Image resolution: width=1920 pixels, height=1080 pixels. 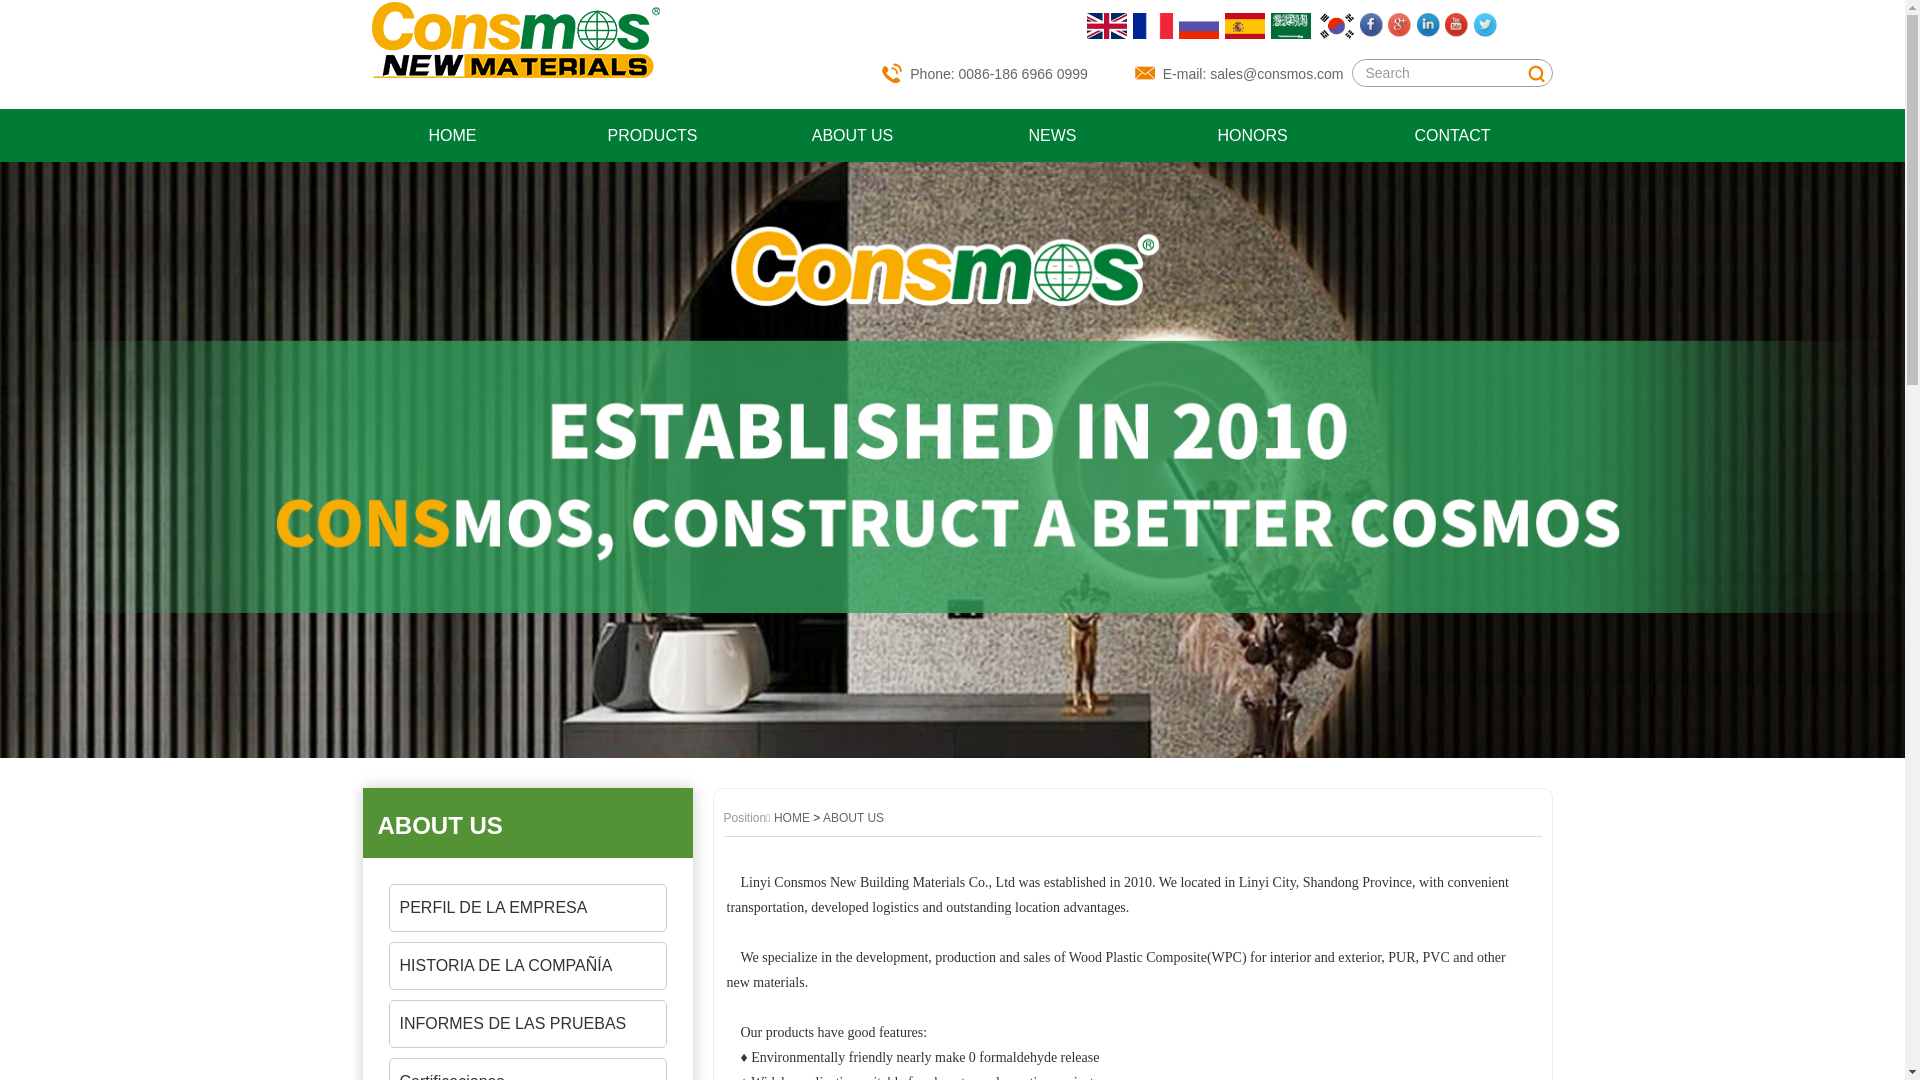 I want to click on 'CONTACT', so click(x=1451, y=135).